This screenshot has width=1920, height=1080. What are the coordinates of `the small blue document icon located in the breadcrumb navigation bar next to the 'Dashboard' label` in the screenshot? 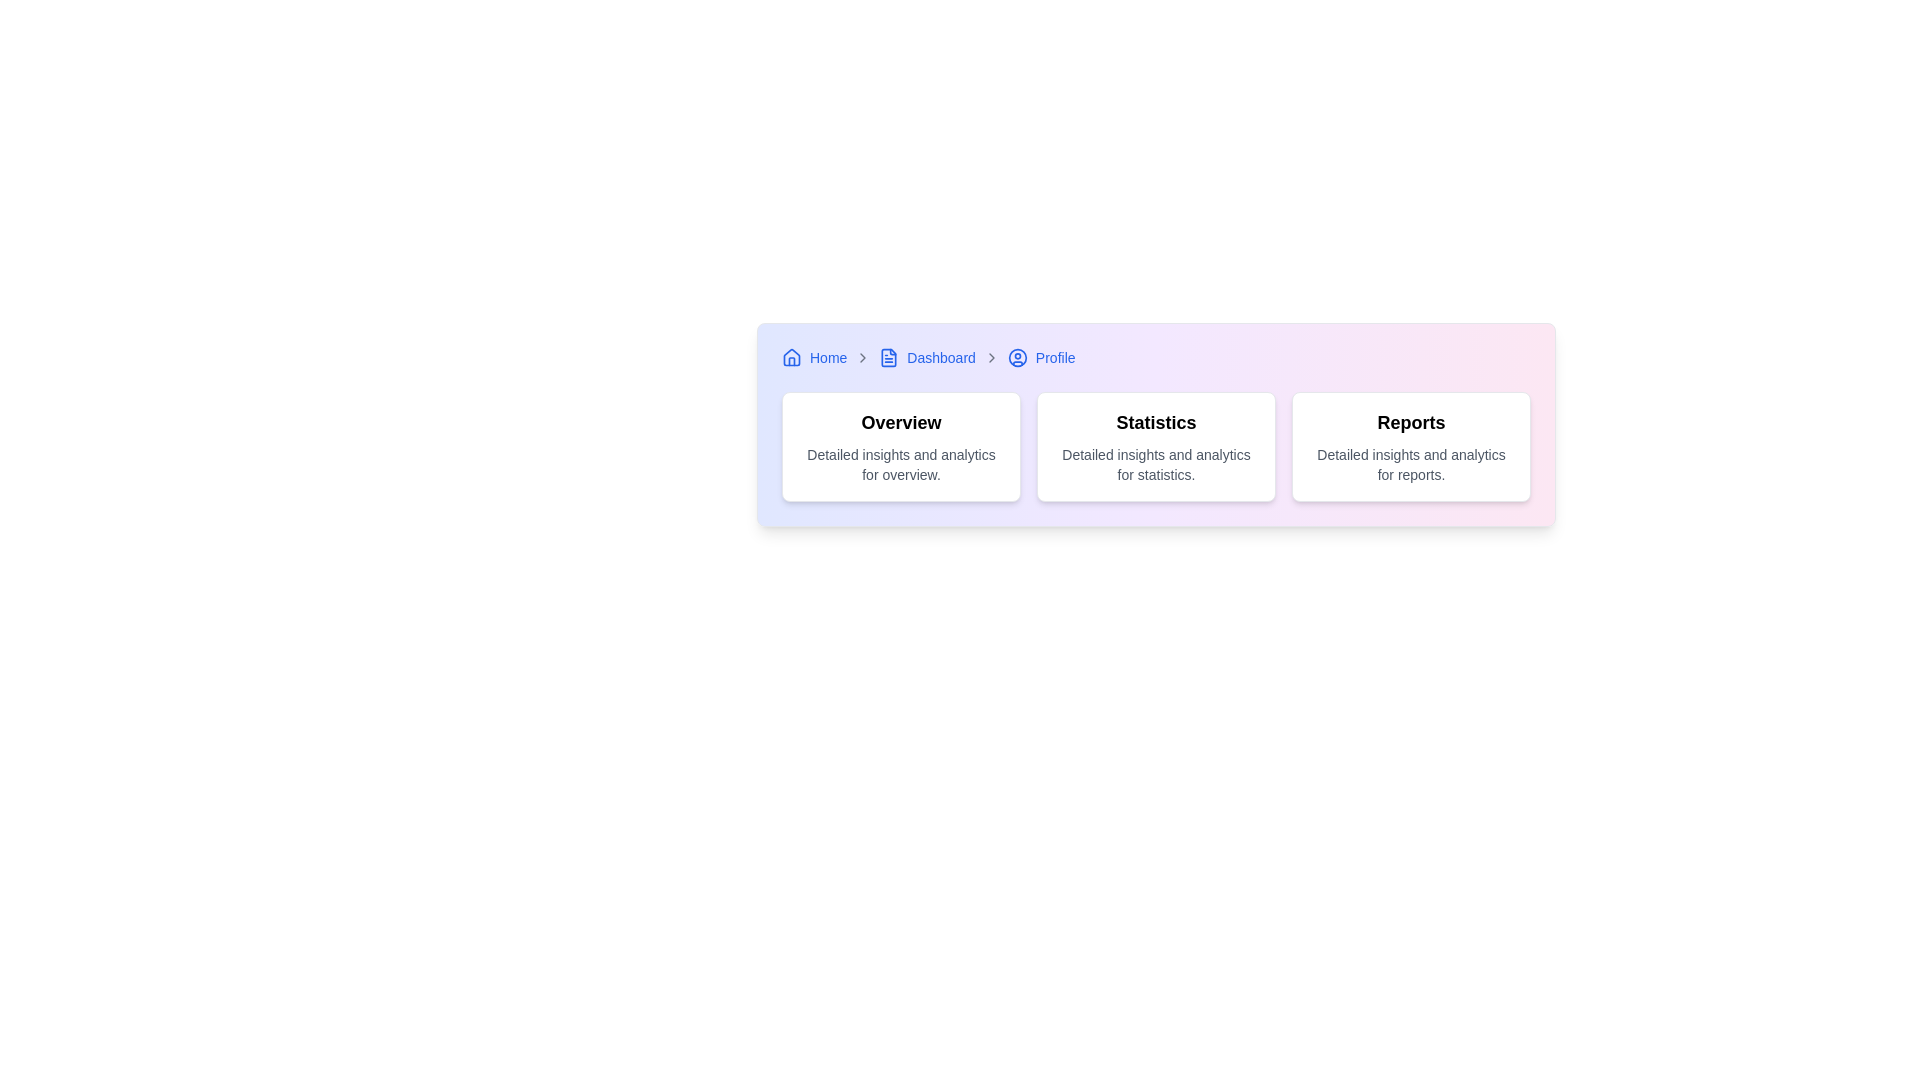 It's located at (888, 357).